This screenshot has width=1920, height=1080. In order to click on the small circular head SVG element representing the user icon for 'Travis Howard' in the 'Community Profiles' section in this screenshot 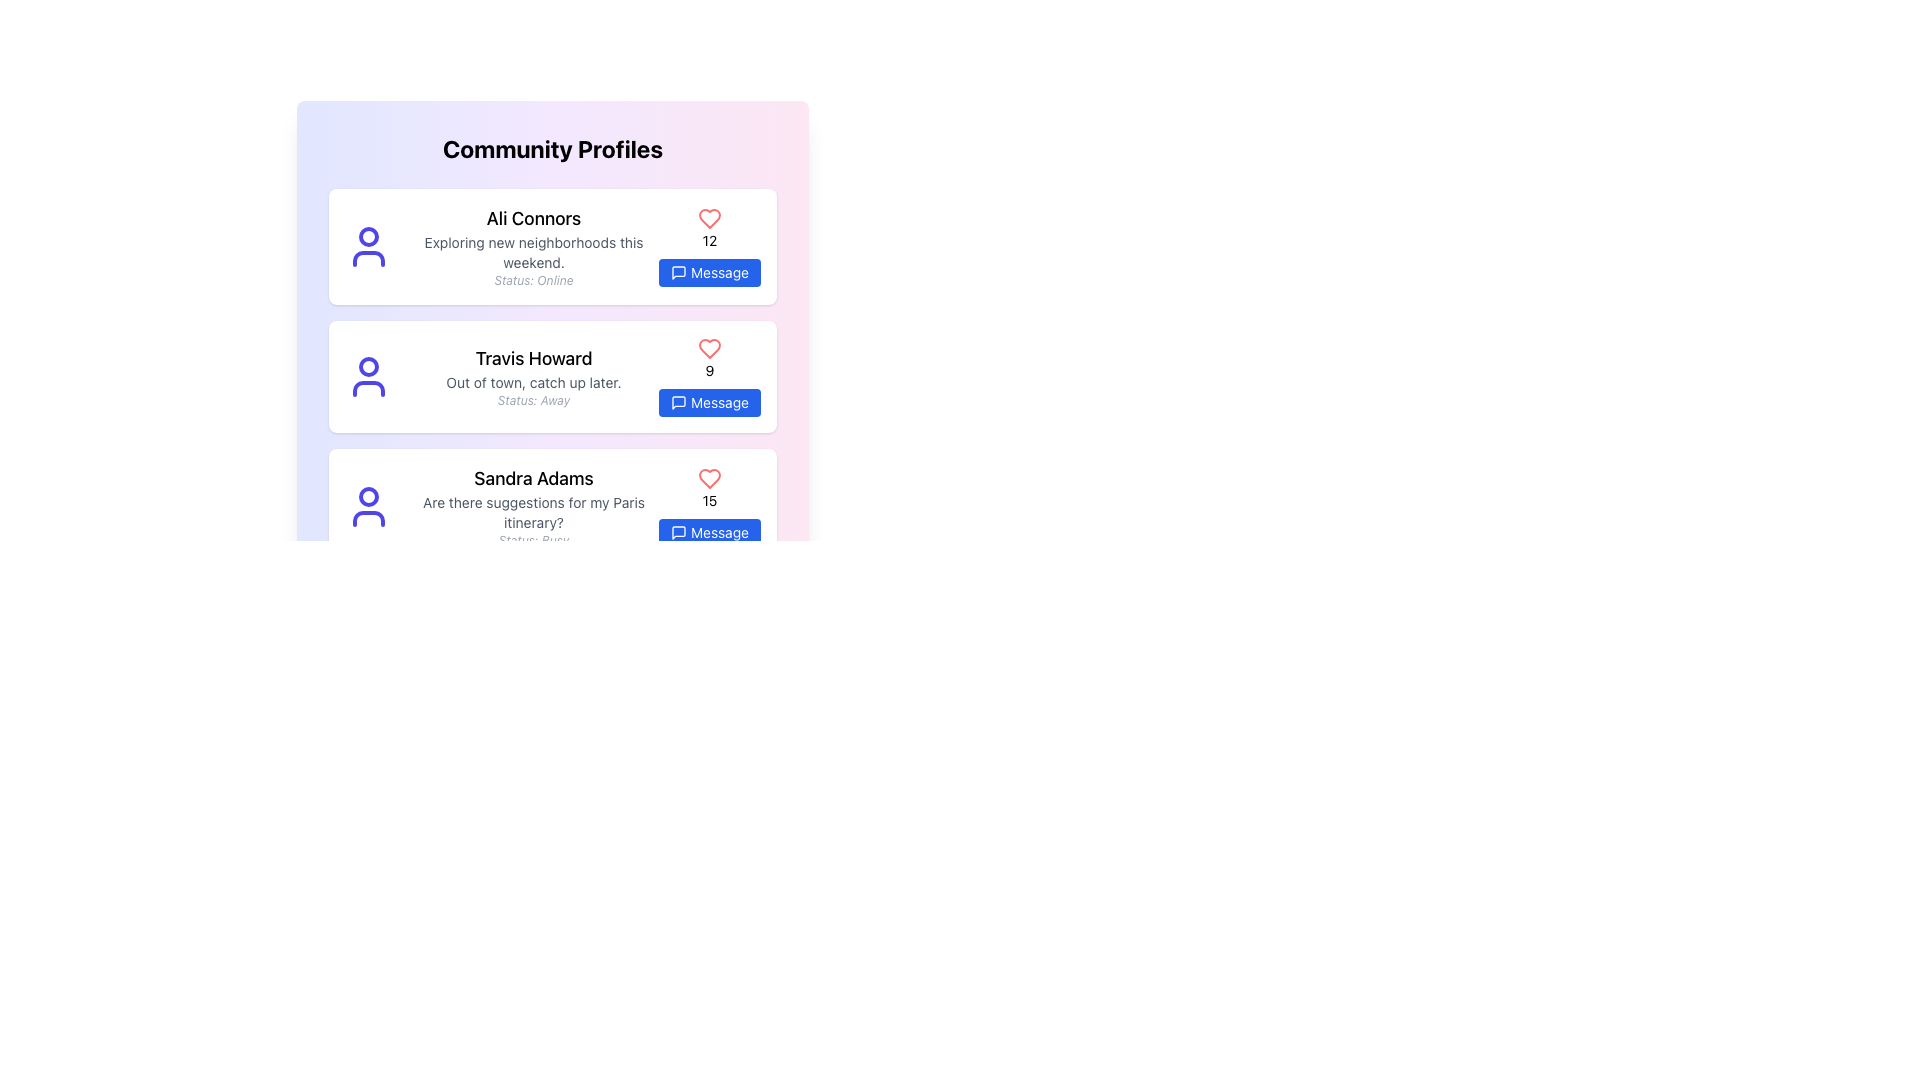, I will do `click(369, 366)`.